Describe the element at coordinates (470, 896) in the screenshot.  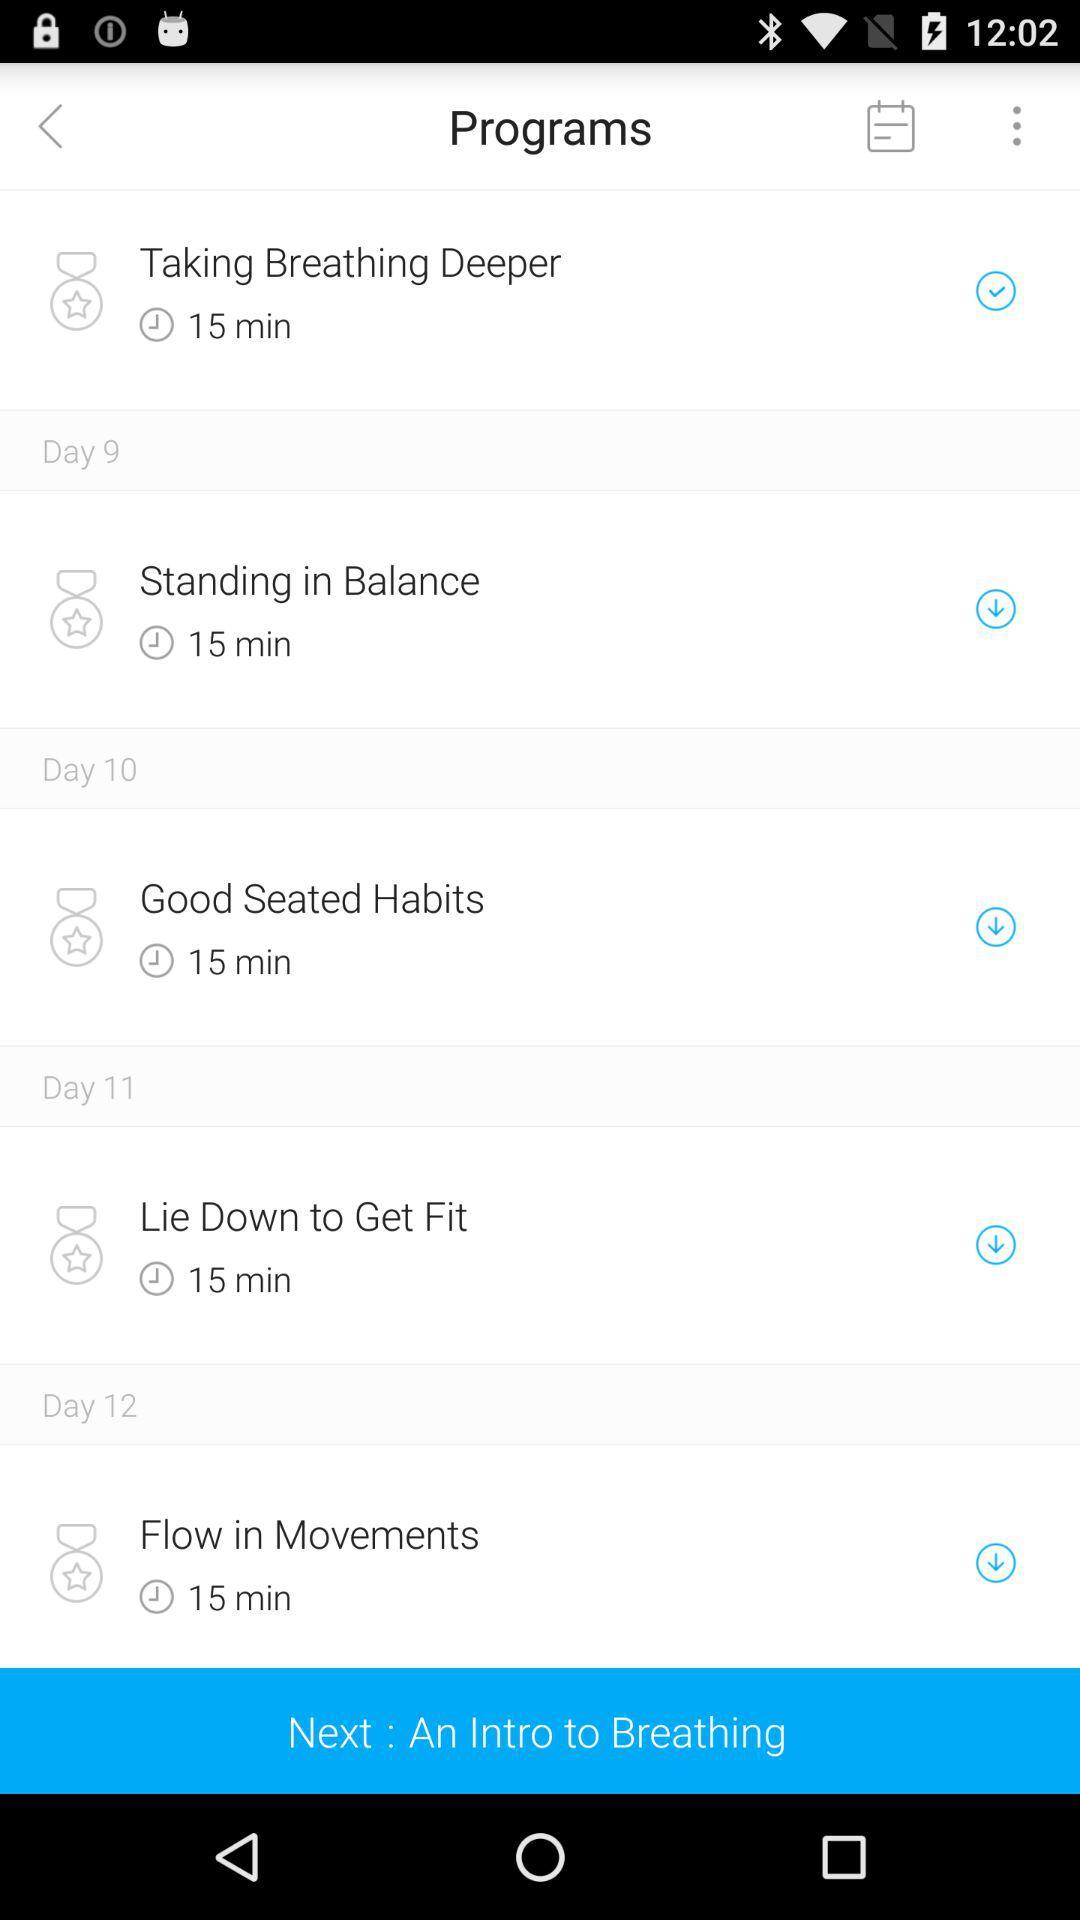
I see `the item above 15 min` at that location.